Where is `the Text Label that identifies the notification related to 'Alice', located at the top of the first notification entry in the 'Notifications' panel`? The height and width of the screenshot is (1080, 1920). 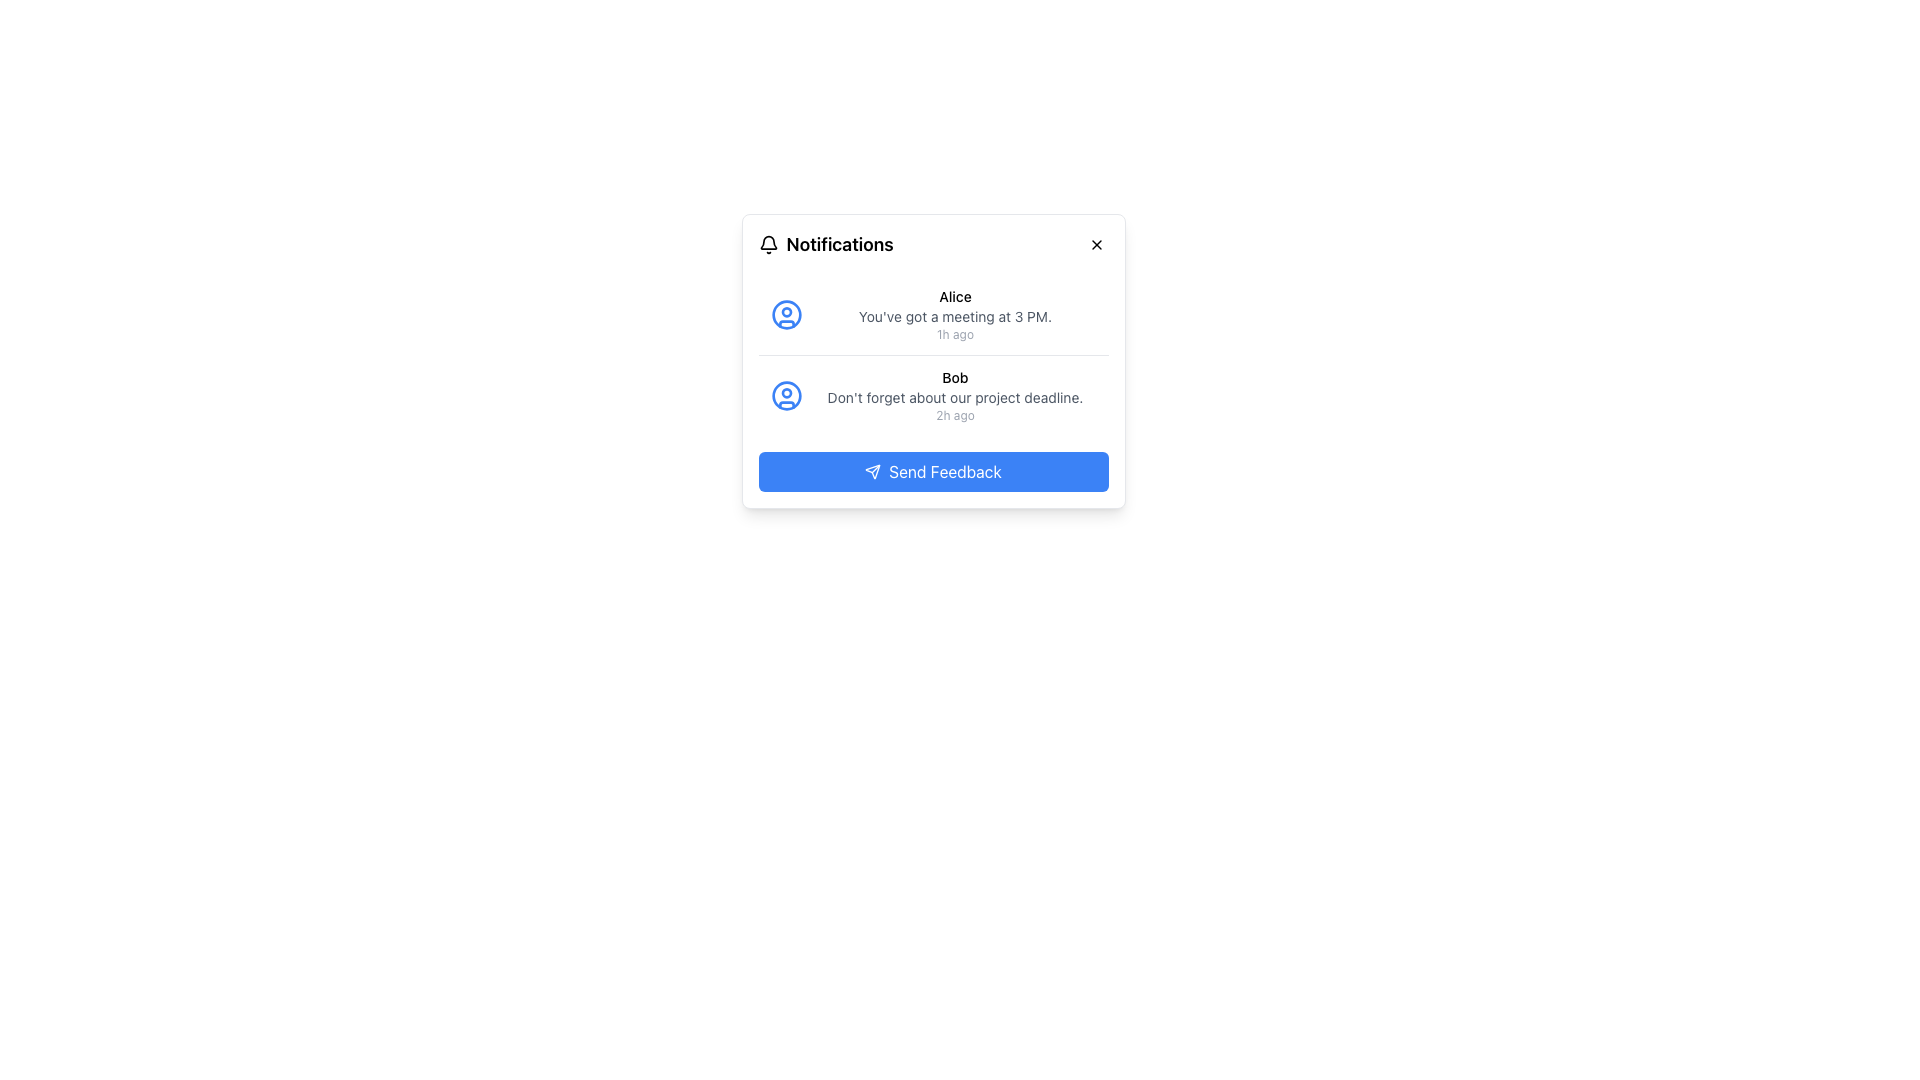
the Text Label that identifies the notification related to 'Alice', located at the top of the first notification entry in the 'Notifications' panel is located at coordinates (954, 297).